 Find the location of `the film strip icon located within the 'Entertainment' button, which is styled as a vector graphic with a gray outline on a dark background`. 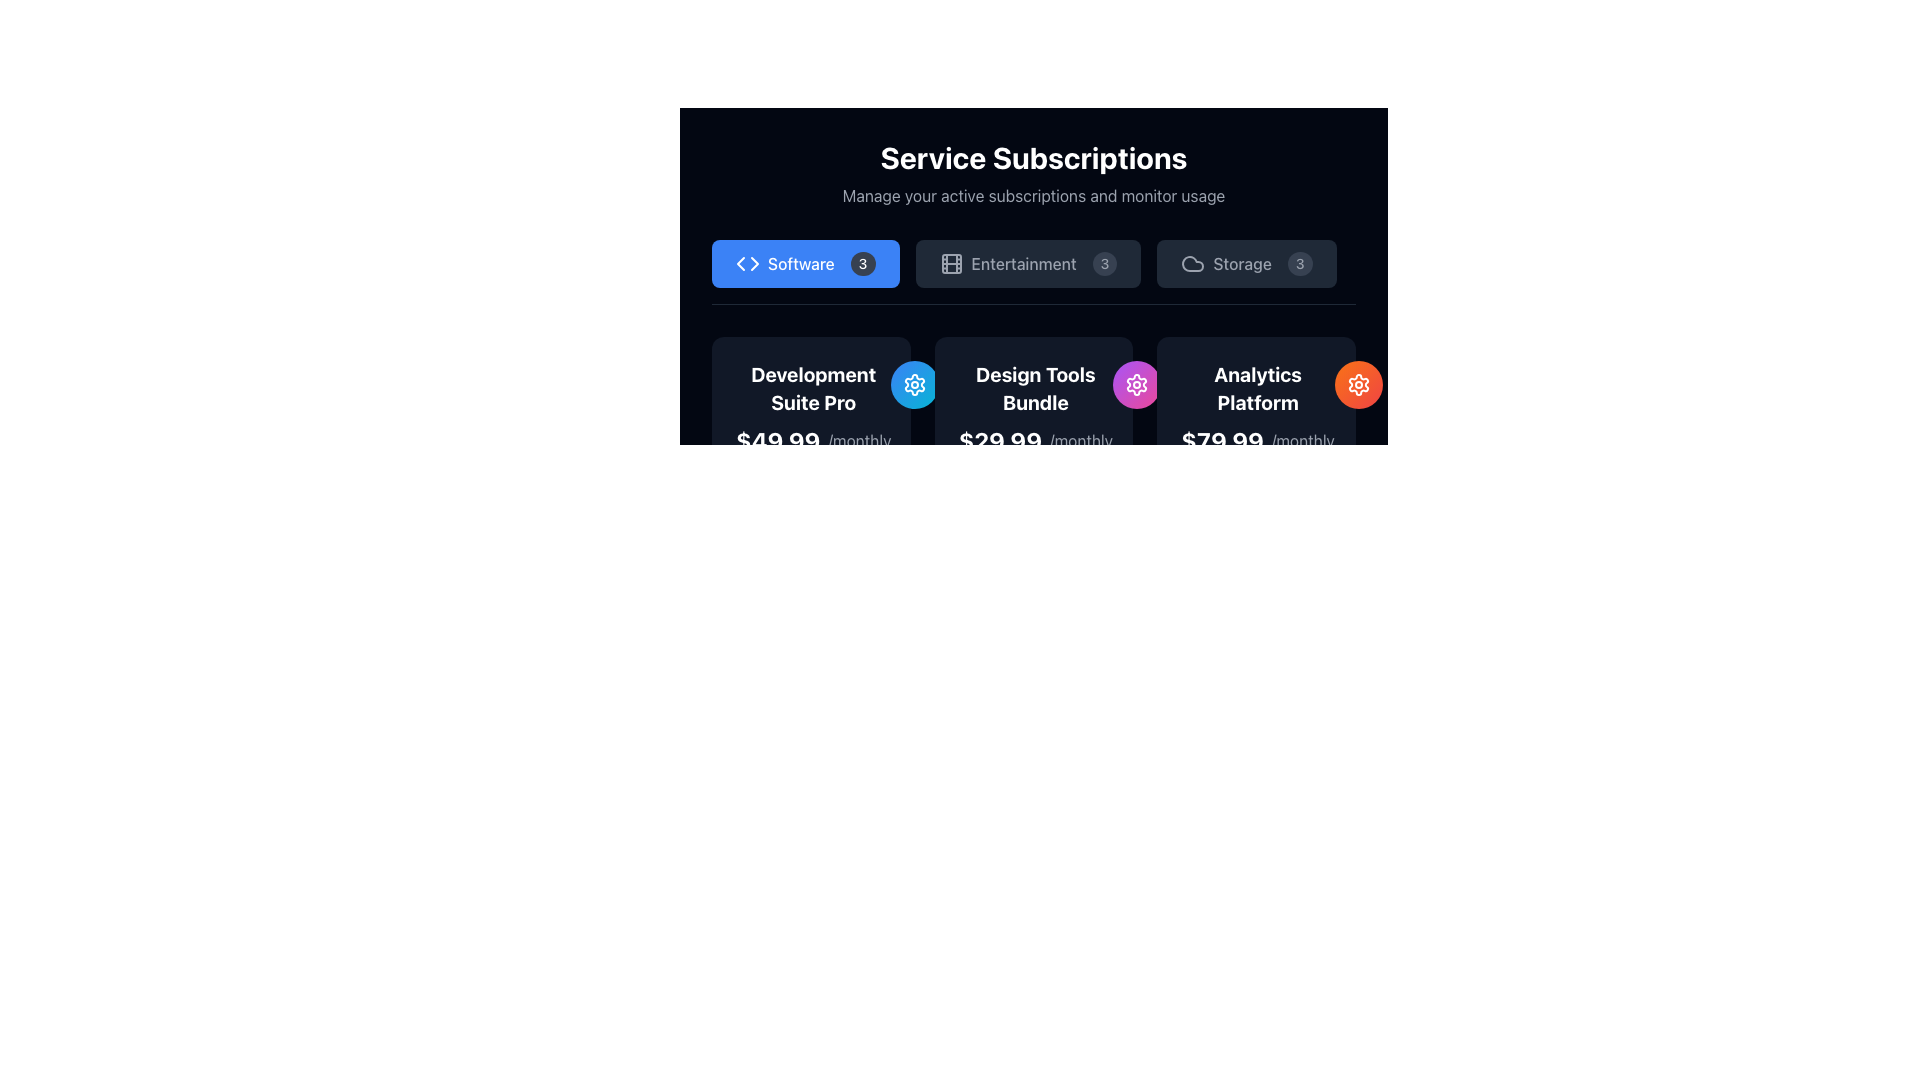

the film strip icon located within the 'Entertainment' button, which is styled as a vector graphic with a gray outline on a dark background is located at coordinates (950, 262).